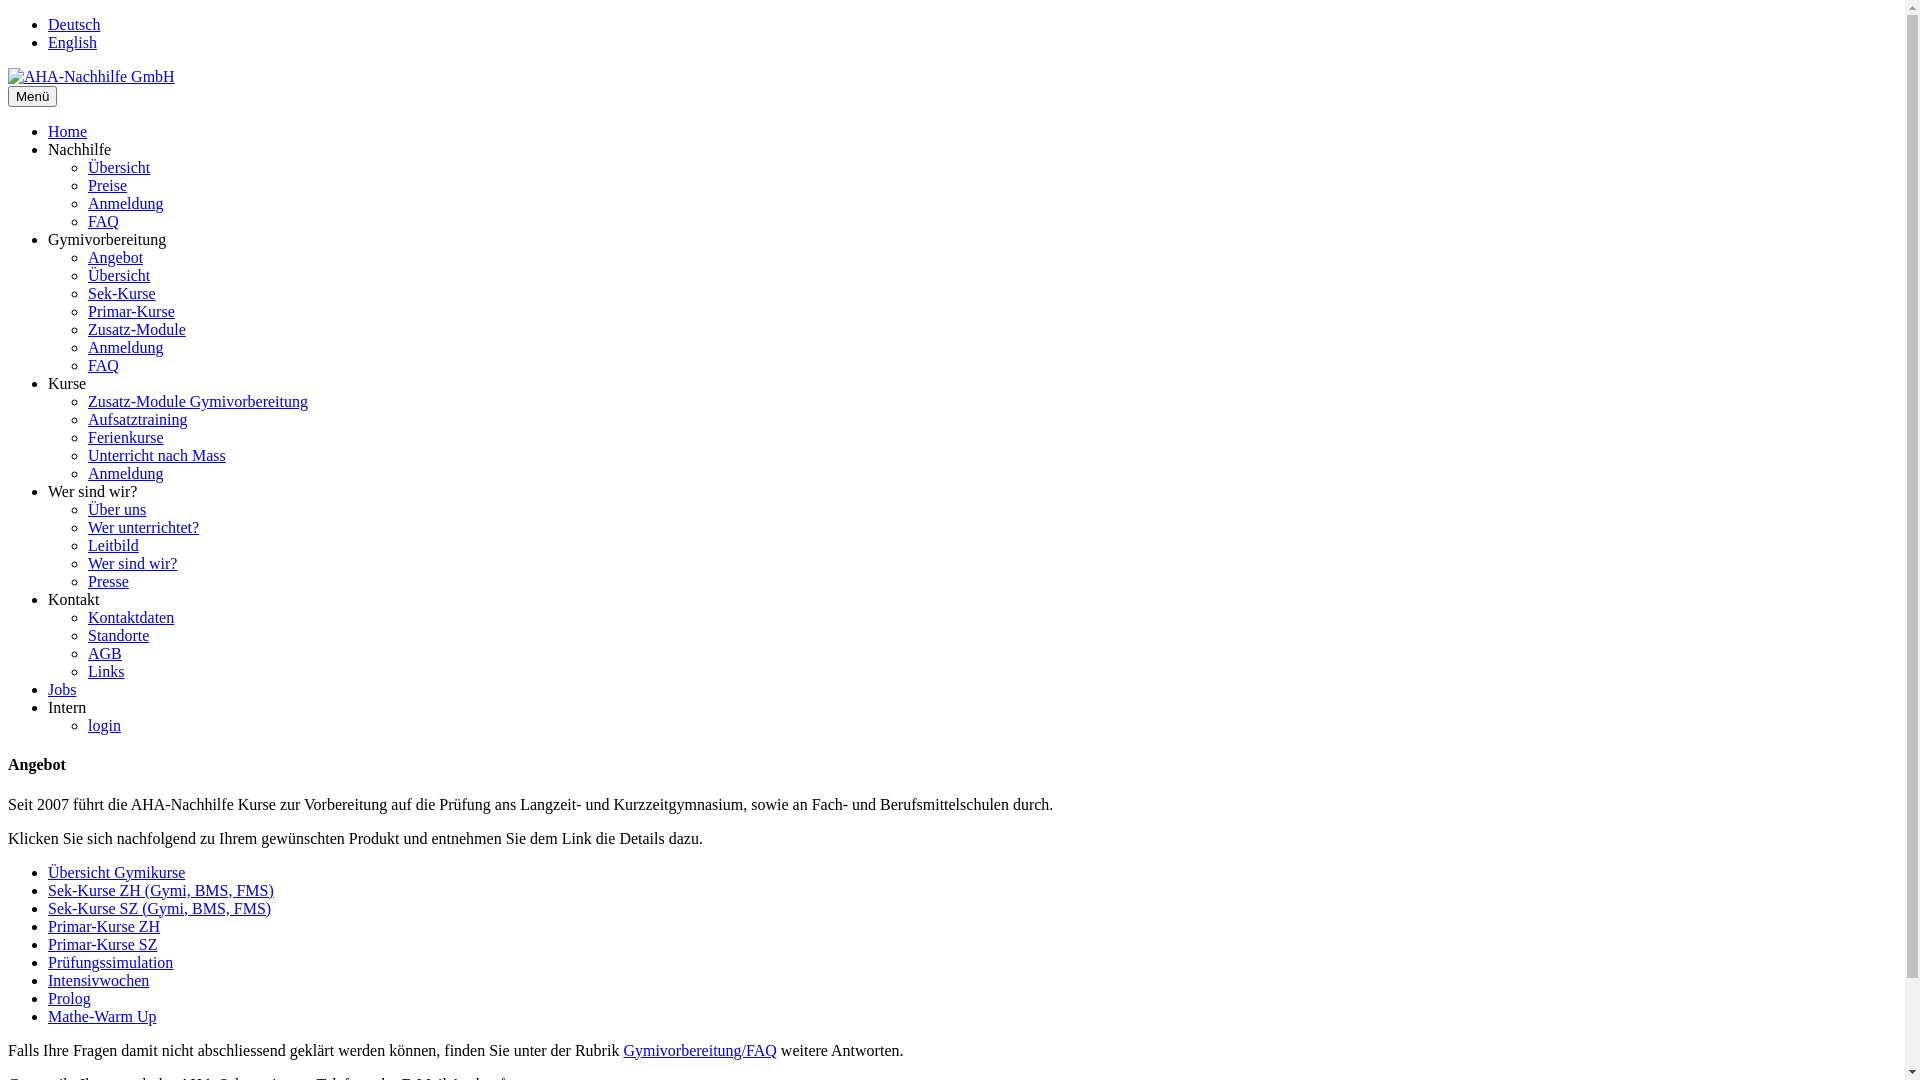 The image size is (1920, 1080). Describe the element at coordinates (136, 328) in the screenshot. I see `'Zusatz-Module'` at that location.